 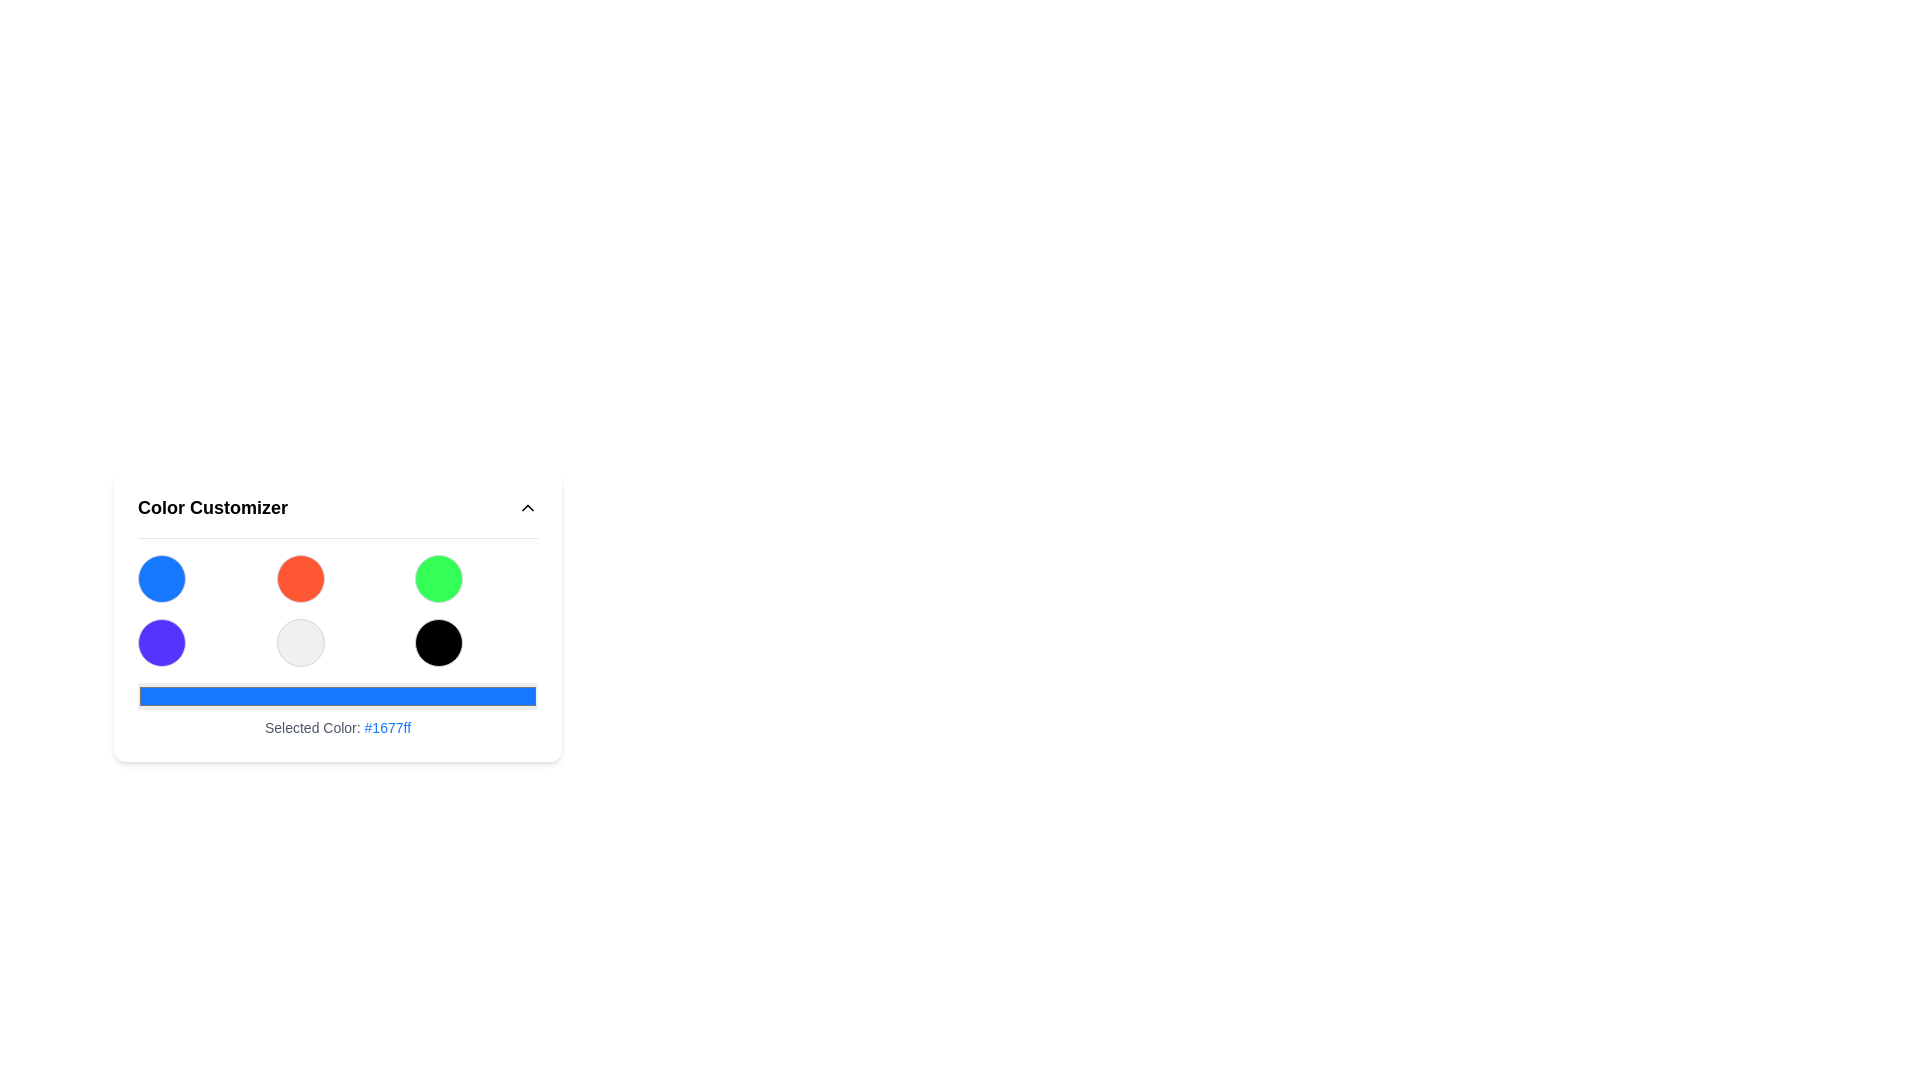 What do you see at coordinates (387, 728) in the screenshot?
I see `the static text element that displays the currently selected color's code in hexadecimal format, located at the end of the text 'Selected Color: #1677ff'` at bounding box center [387, 728].